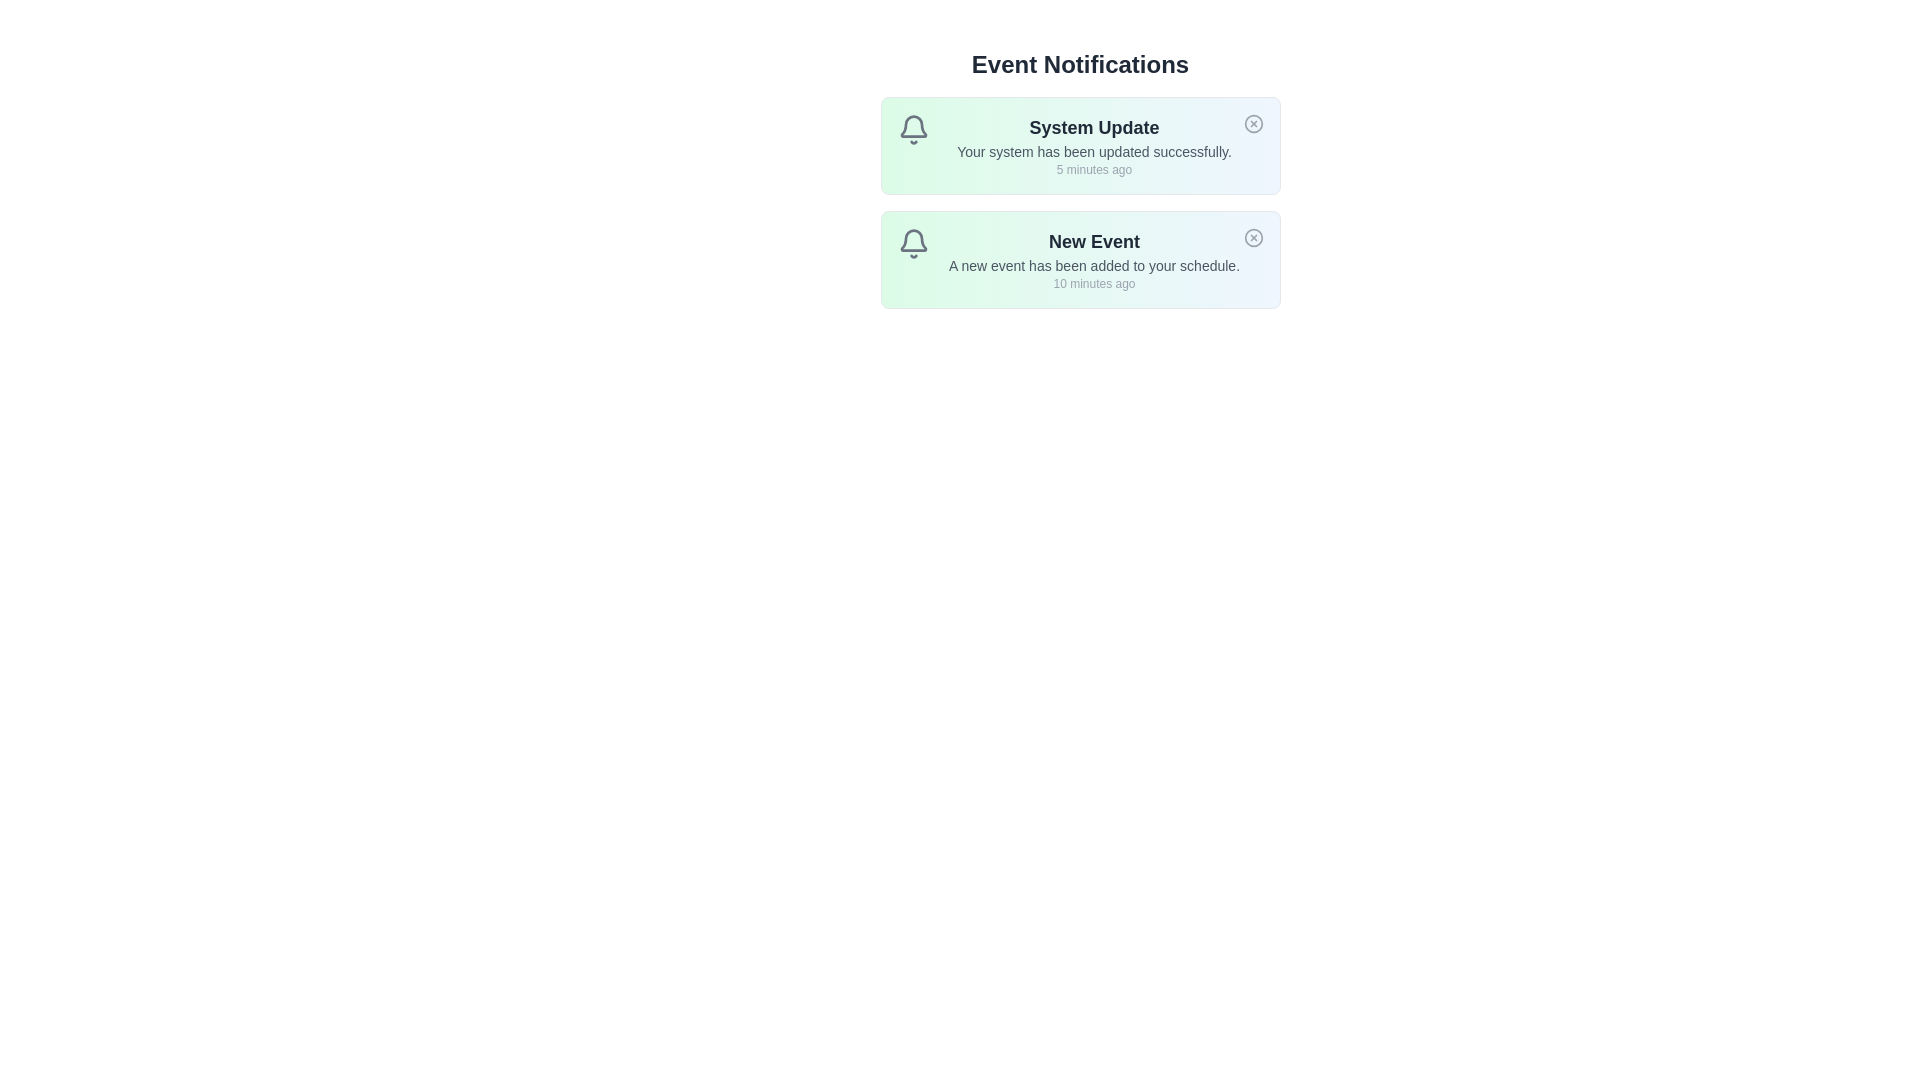  Describe the element at coordinates (1079, 145) in the screenshot. I see `the notification titled System Update to read its details` at that location.